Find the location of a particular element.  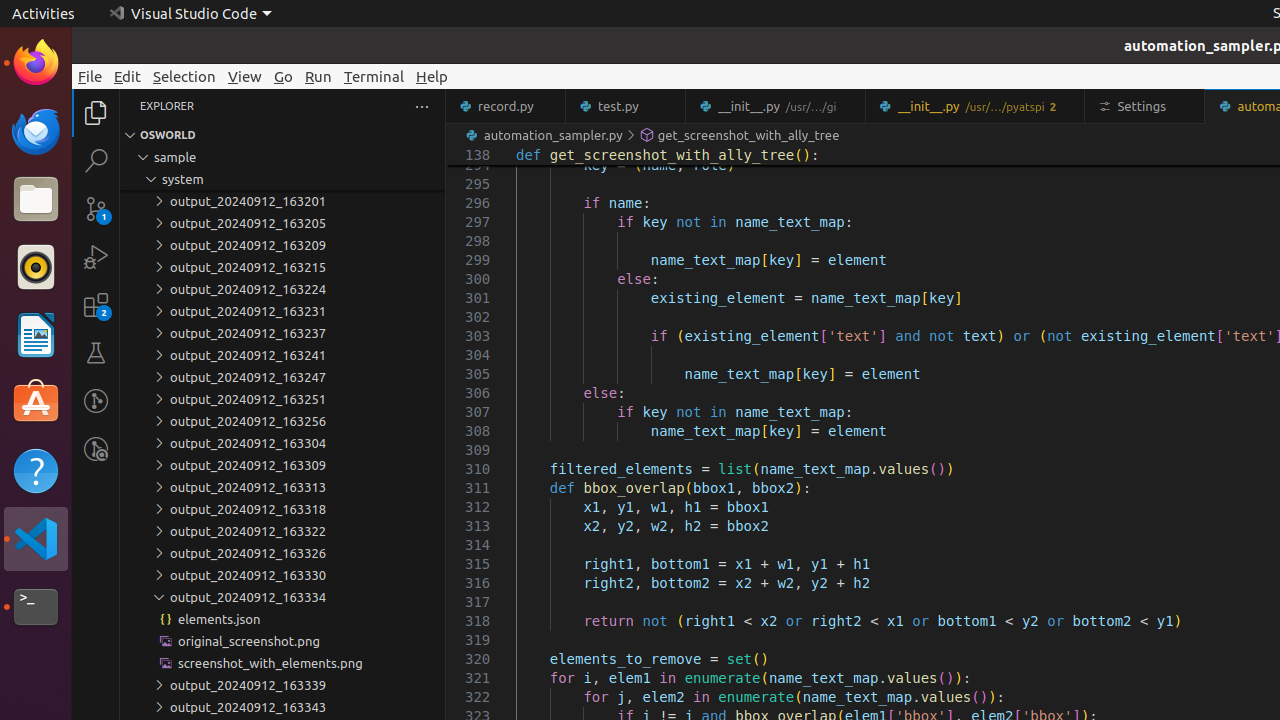

'Selection' is located at coordinates (184, 75).